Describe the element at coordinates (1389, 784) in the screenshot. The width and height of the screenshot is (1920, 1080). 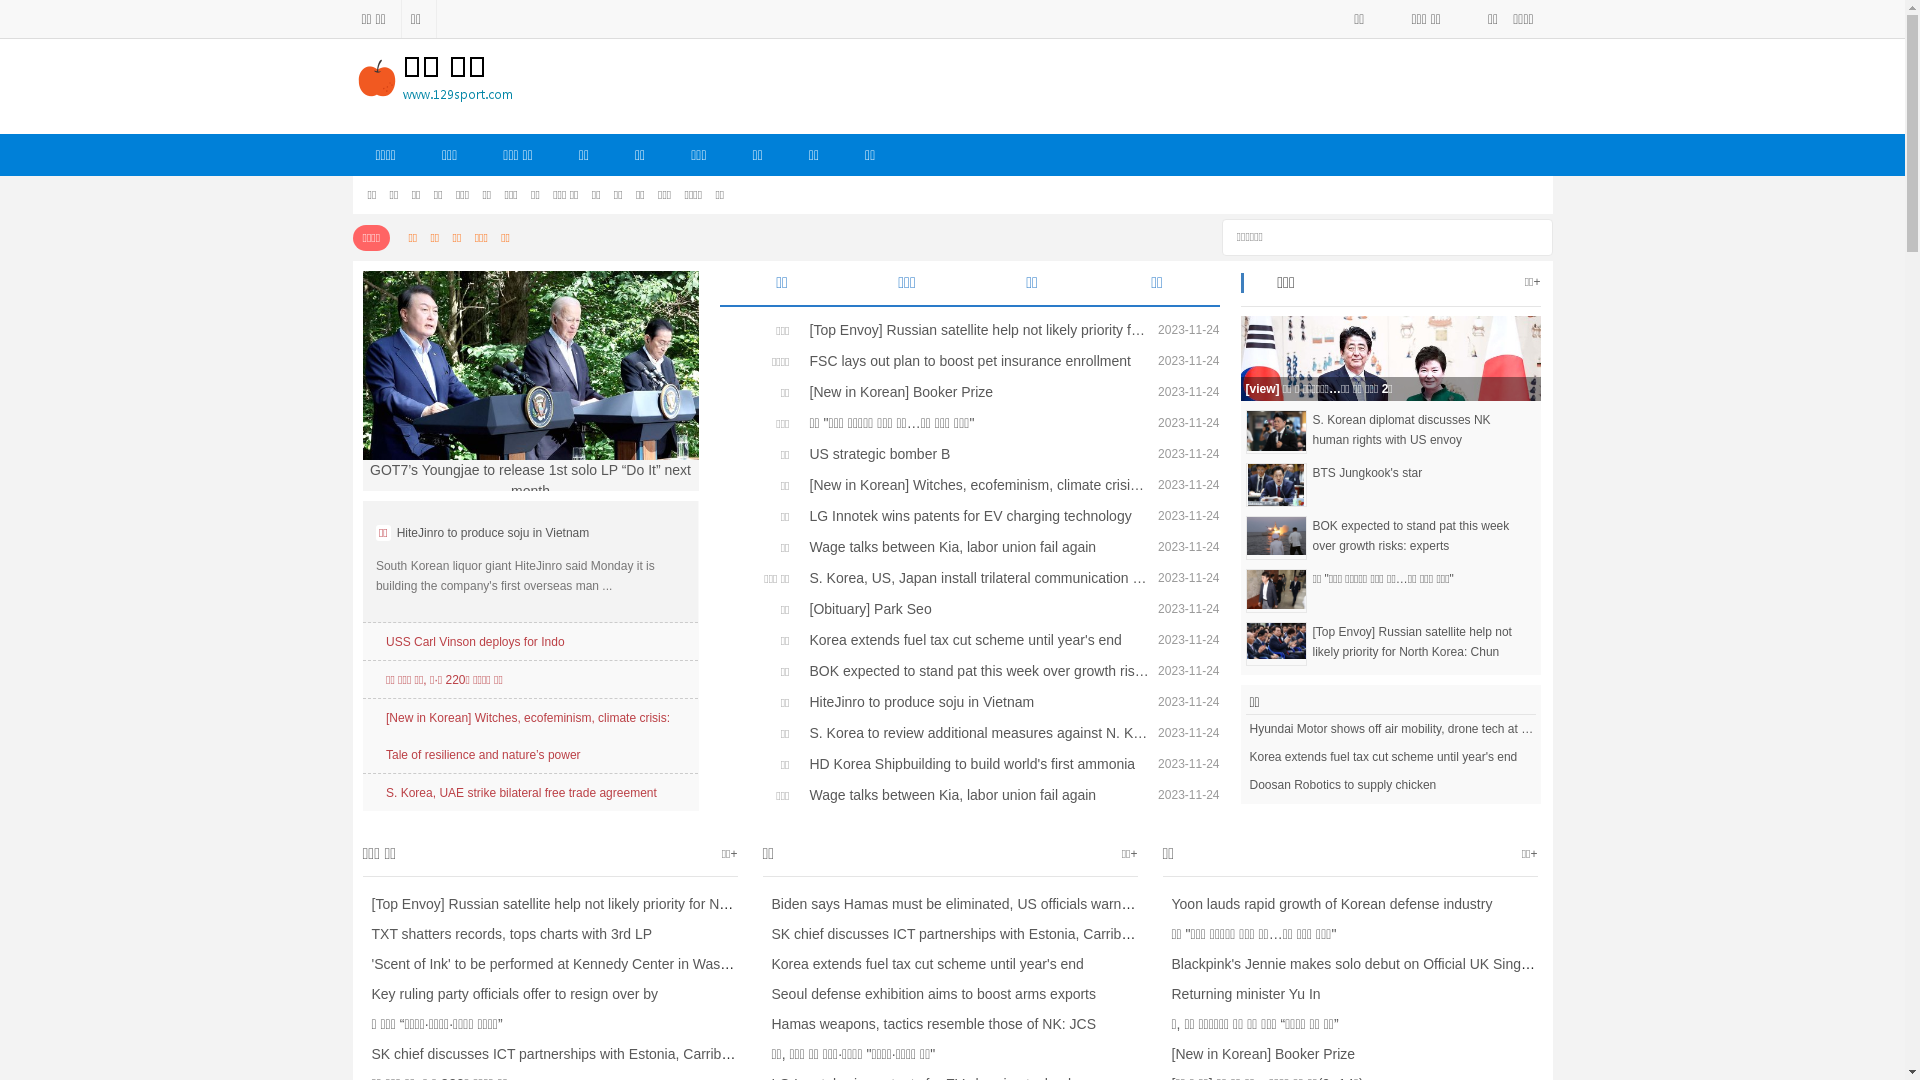
I see `'Doosan Robotics to supply chicken'` at that location.